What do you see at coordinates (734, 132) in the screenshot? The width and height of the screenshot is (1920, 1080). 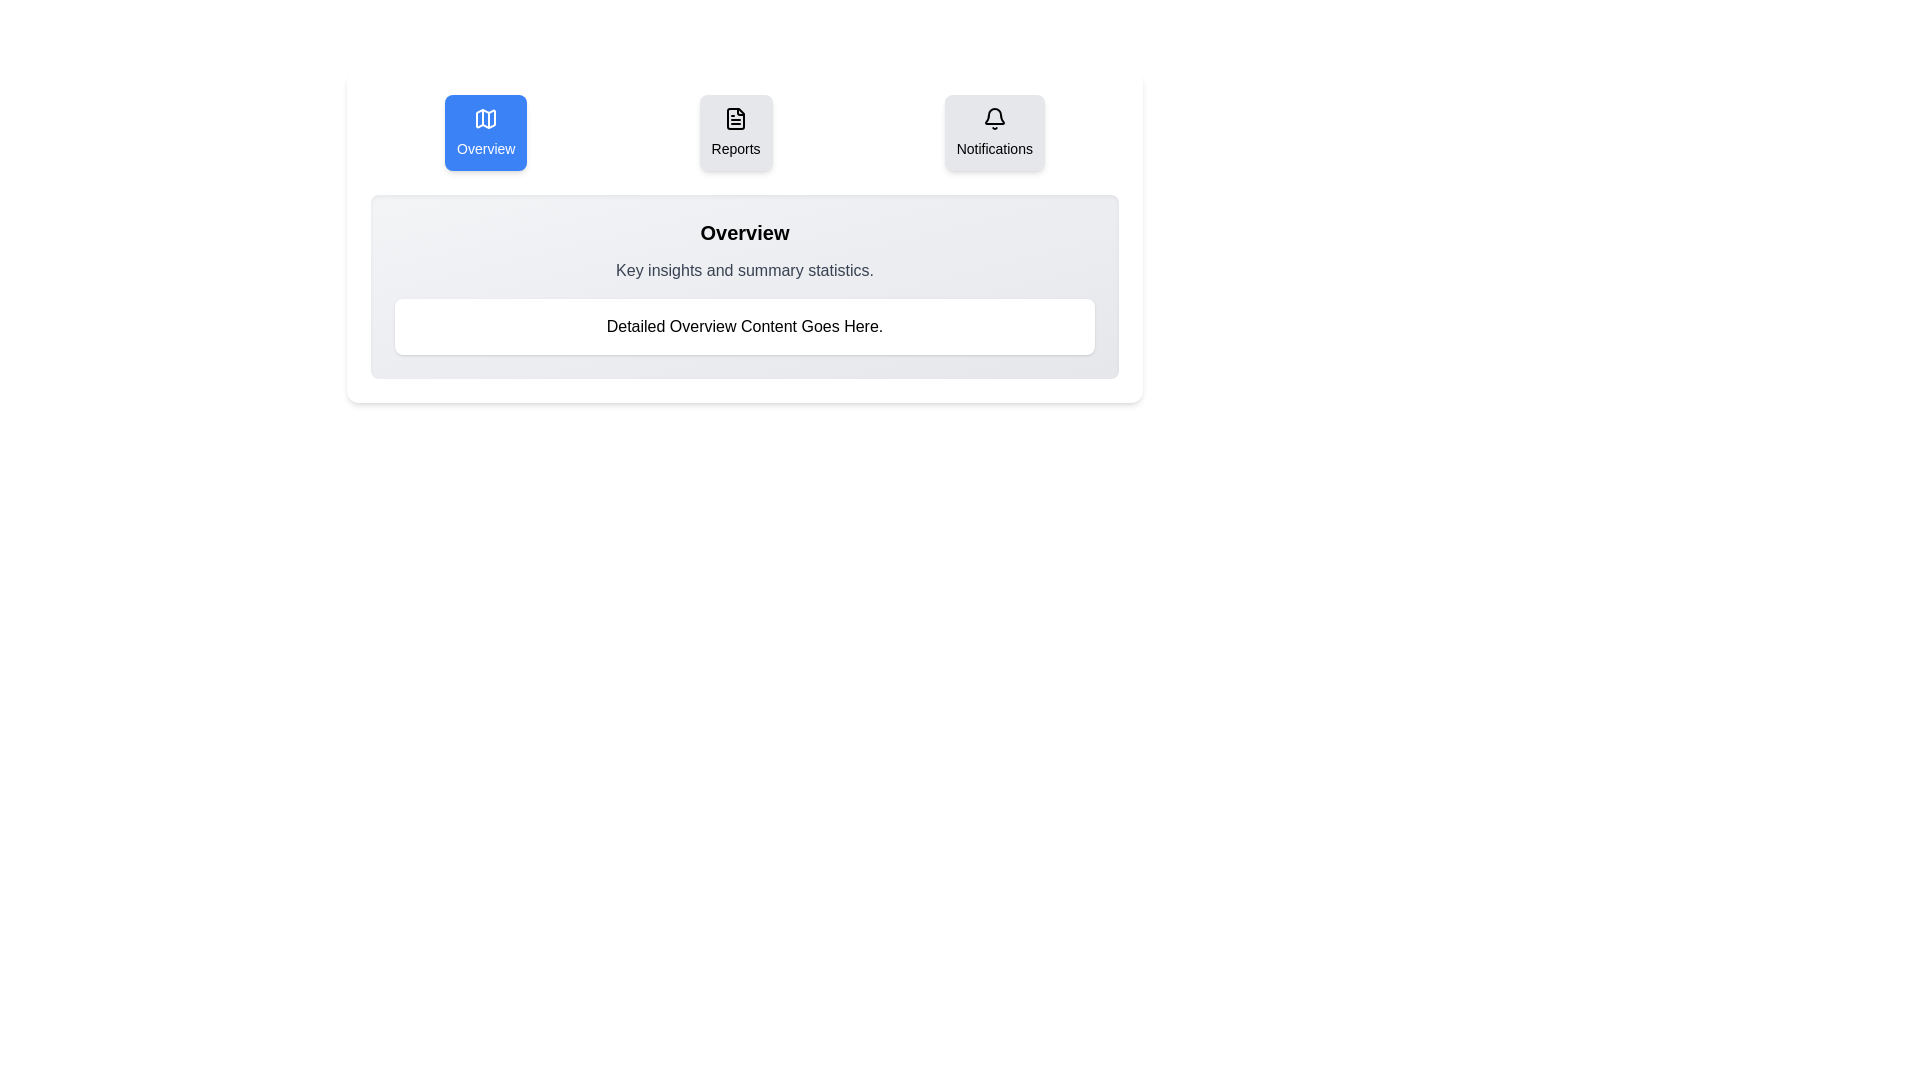 I see `the tab button labeled Reports` at bounding box center [734, 132].